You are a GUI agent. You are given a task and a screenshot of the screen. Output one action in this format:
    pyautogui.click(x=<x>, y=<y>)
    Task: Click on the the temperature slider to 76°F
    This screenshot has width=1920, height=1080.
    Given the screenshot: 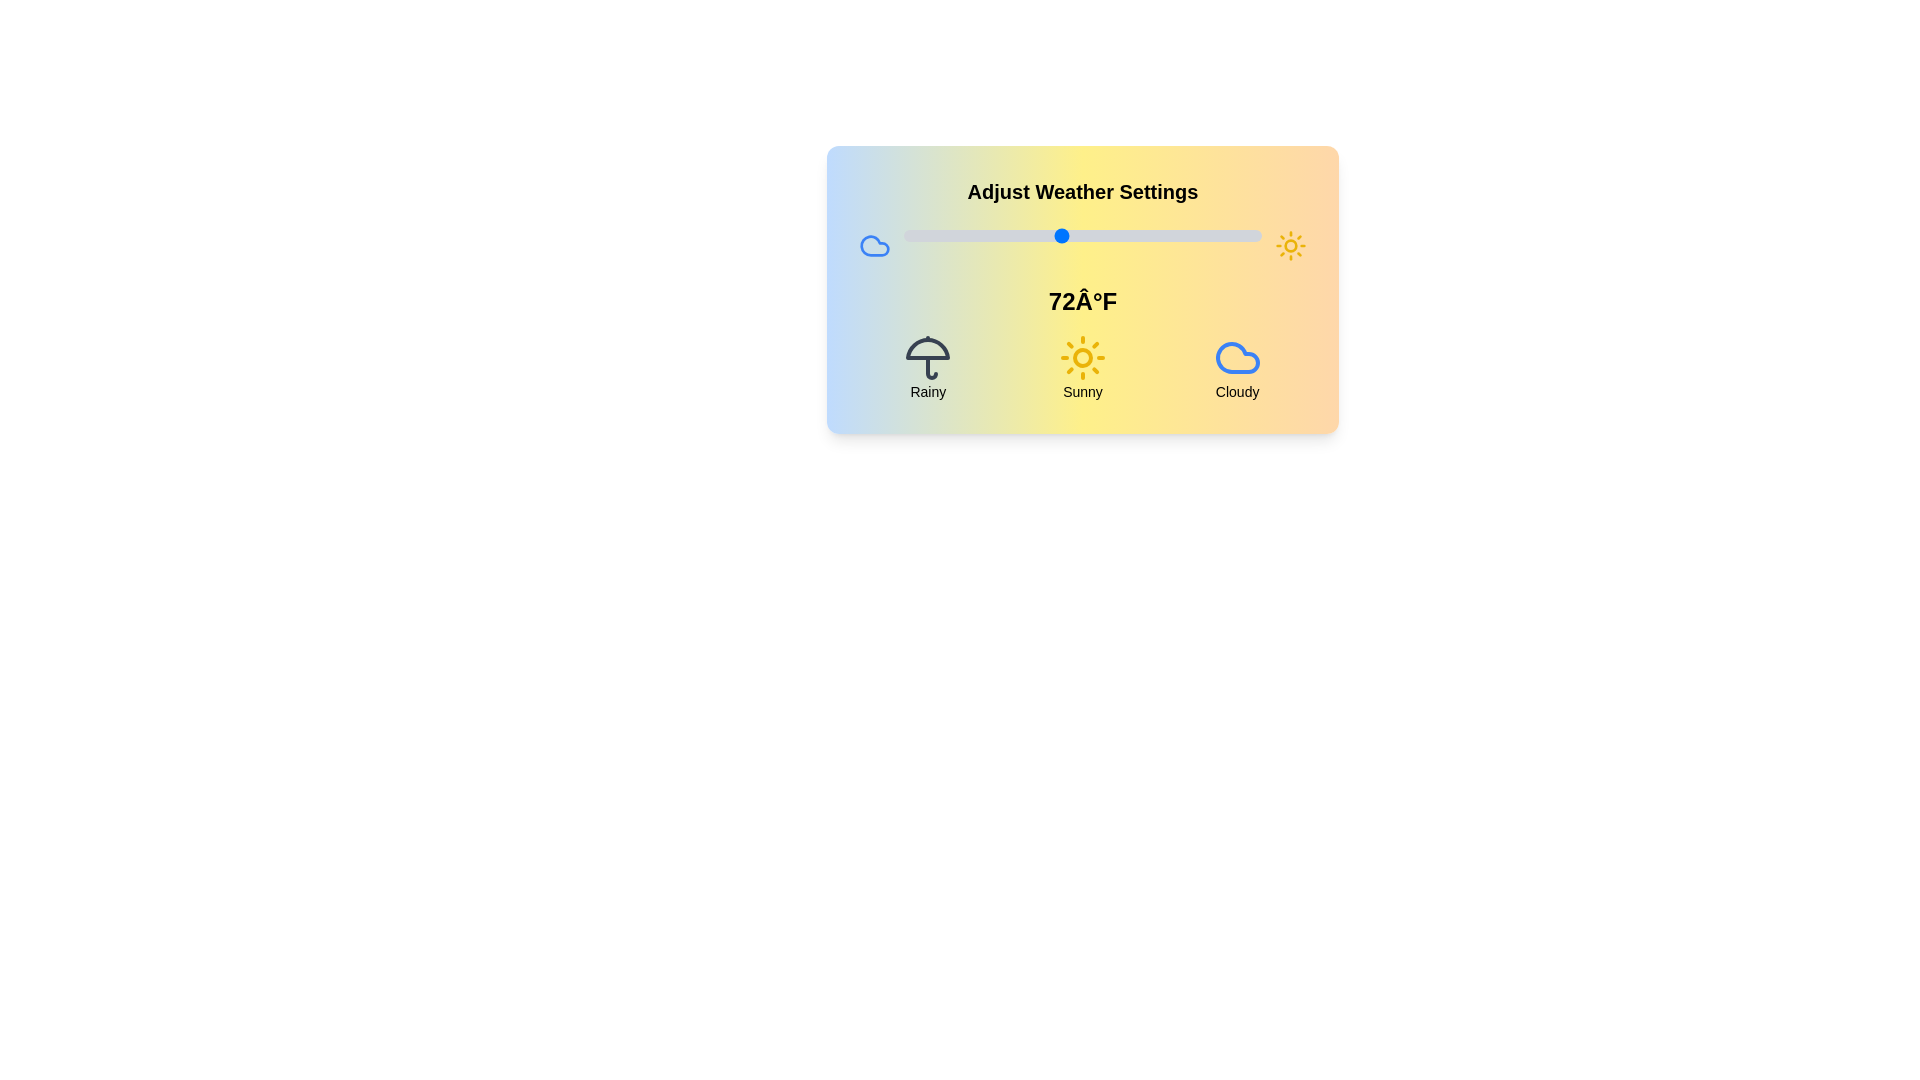 What is the action you would take?
    pyautogui.click(x=1089, y=234)
    